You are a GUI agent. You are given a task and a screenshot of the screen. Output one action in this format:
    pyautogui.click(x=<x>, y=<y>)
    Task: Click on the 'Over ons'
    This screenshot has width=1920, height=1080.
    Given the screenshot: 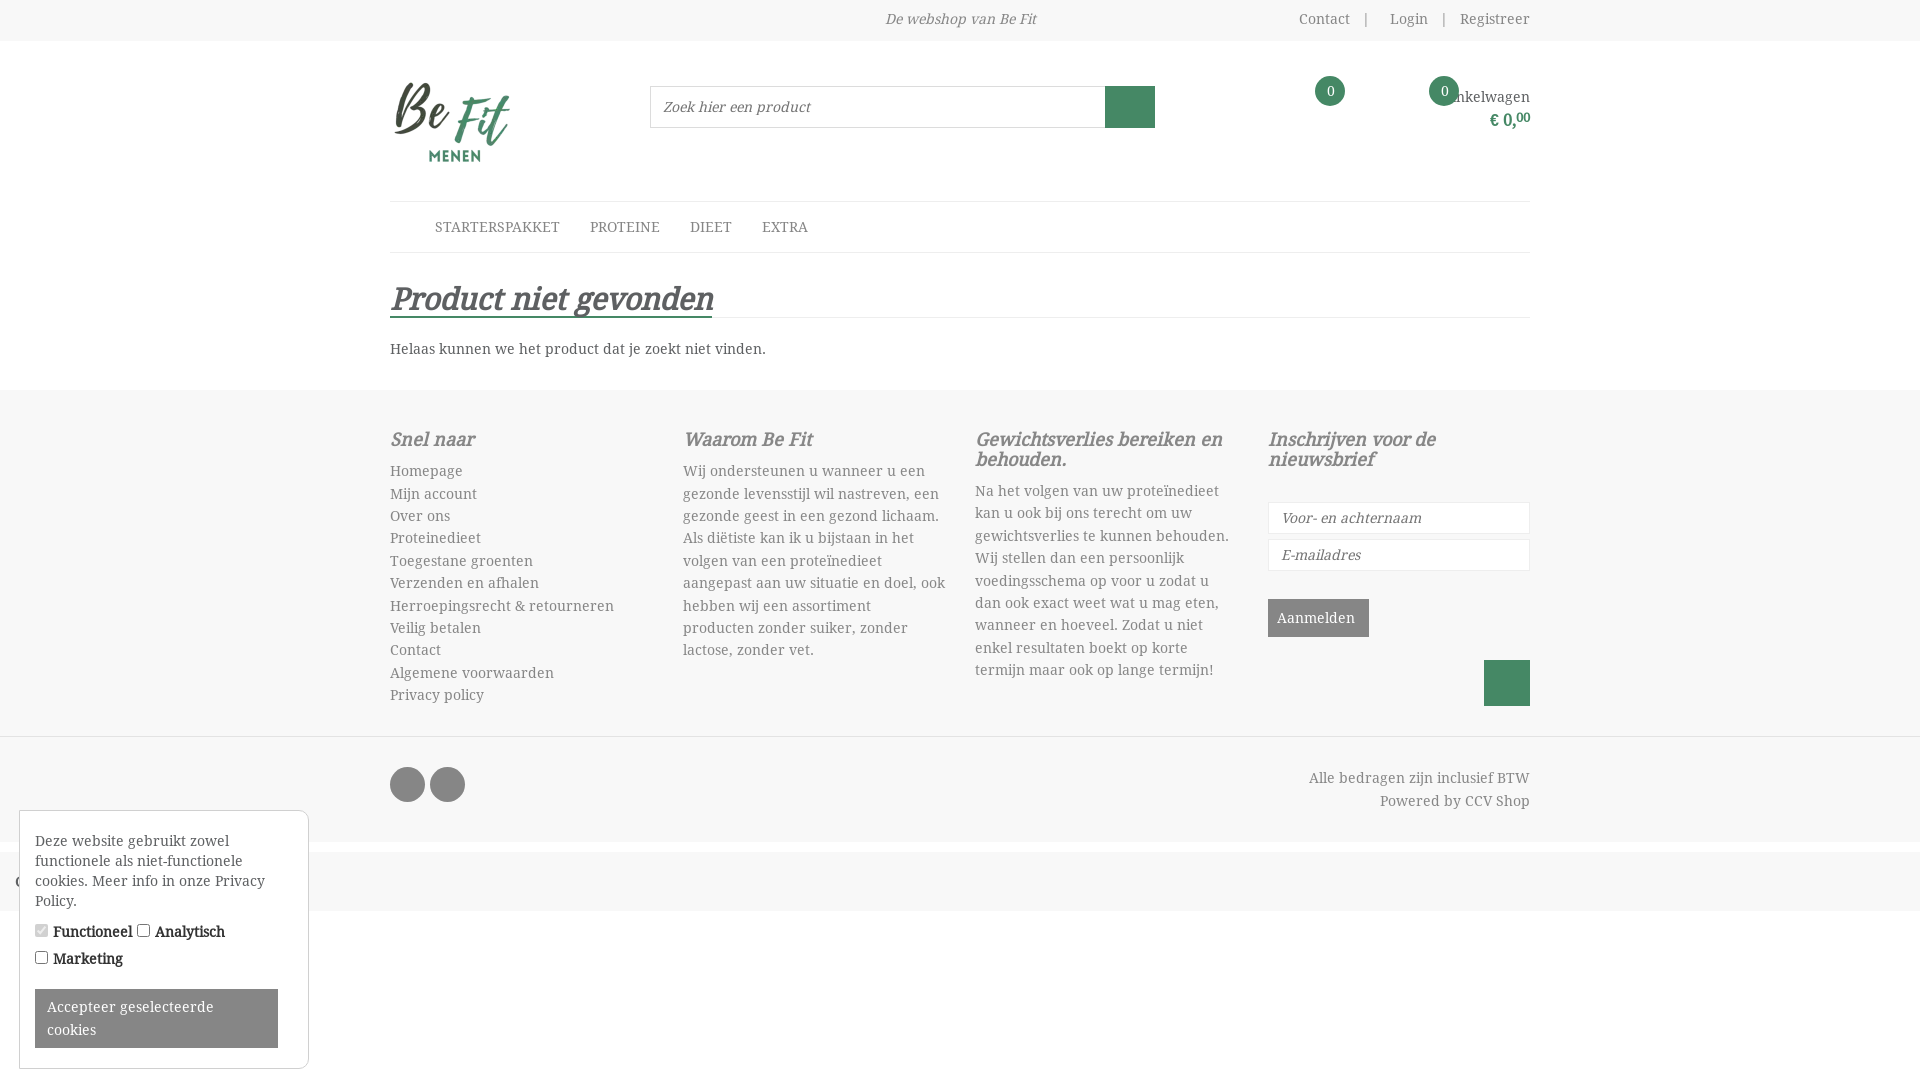 What is the action you would take?
    pyautogui.click(x=419, y=515)
    